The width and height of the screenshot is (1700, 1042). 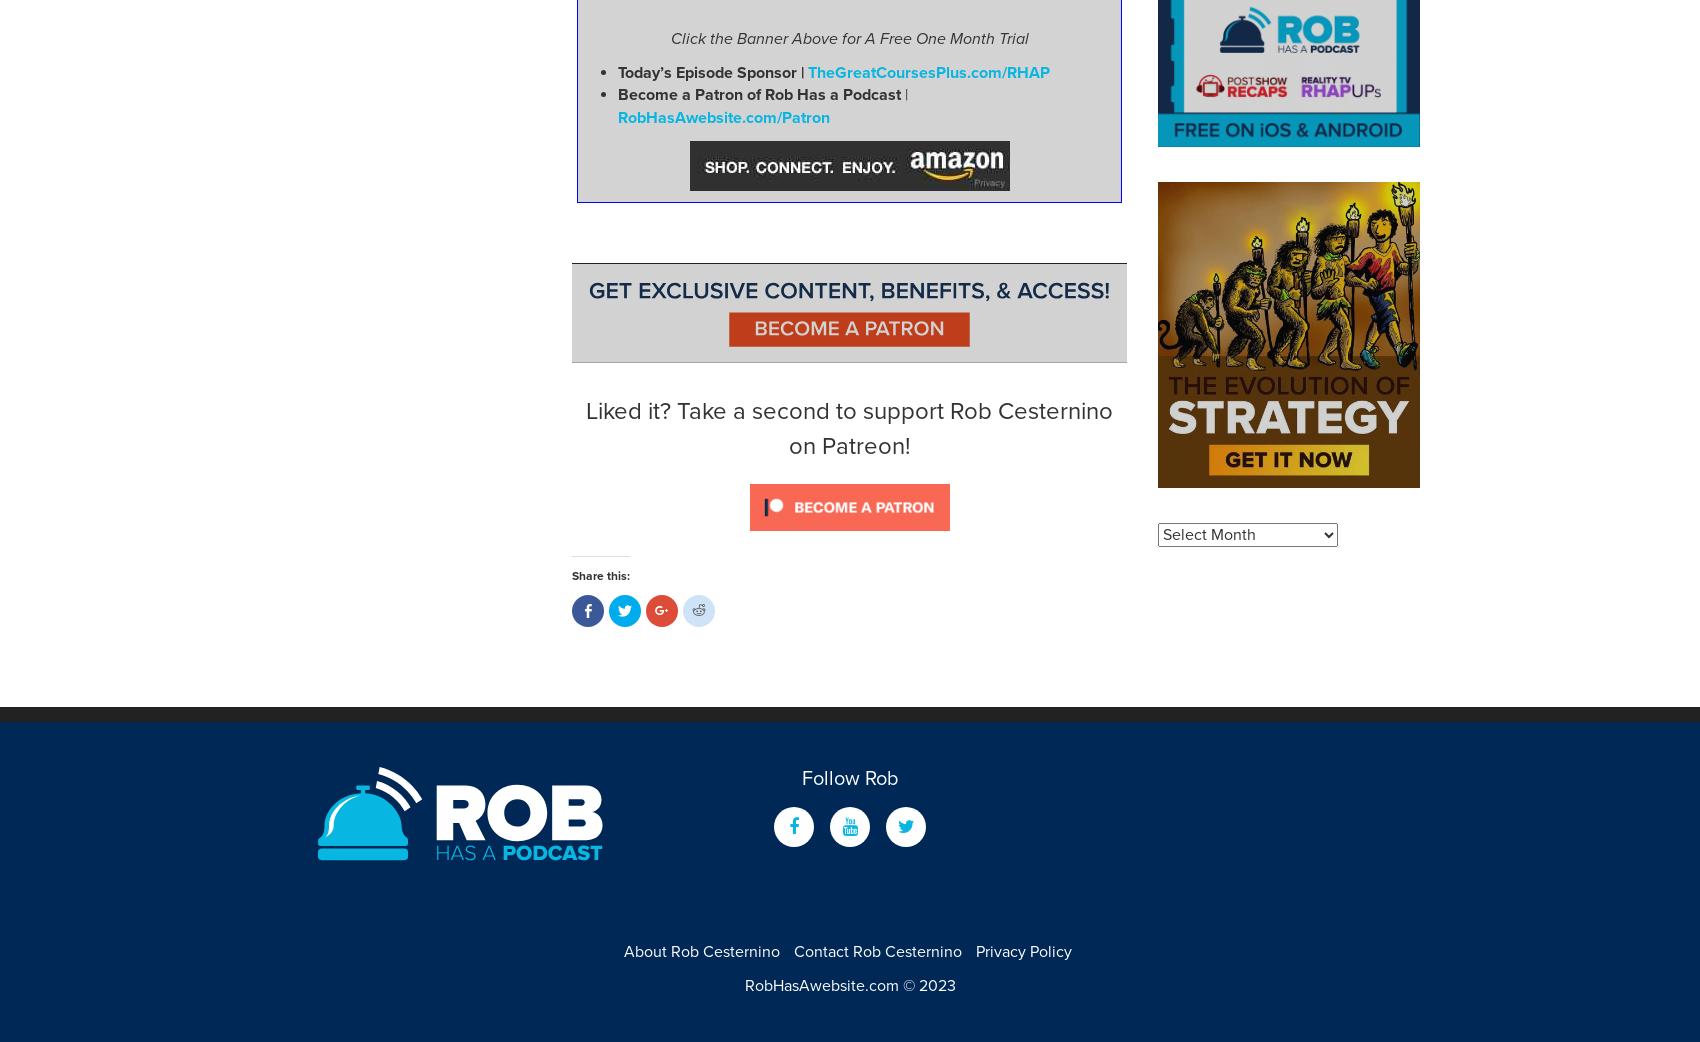 I want to click on 'Follow Rob', so click(x=848, y=777).